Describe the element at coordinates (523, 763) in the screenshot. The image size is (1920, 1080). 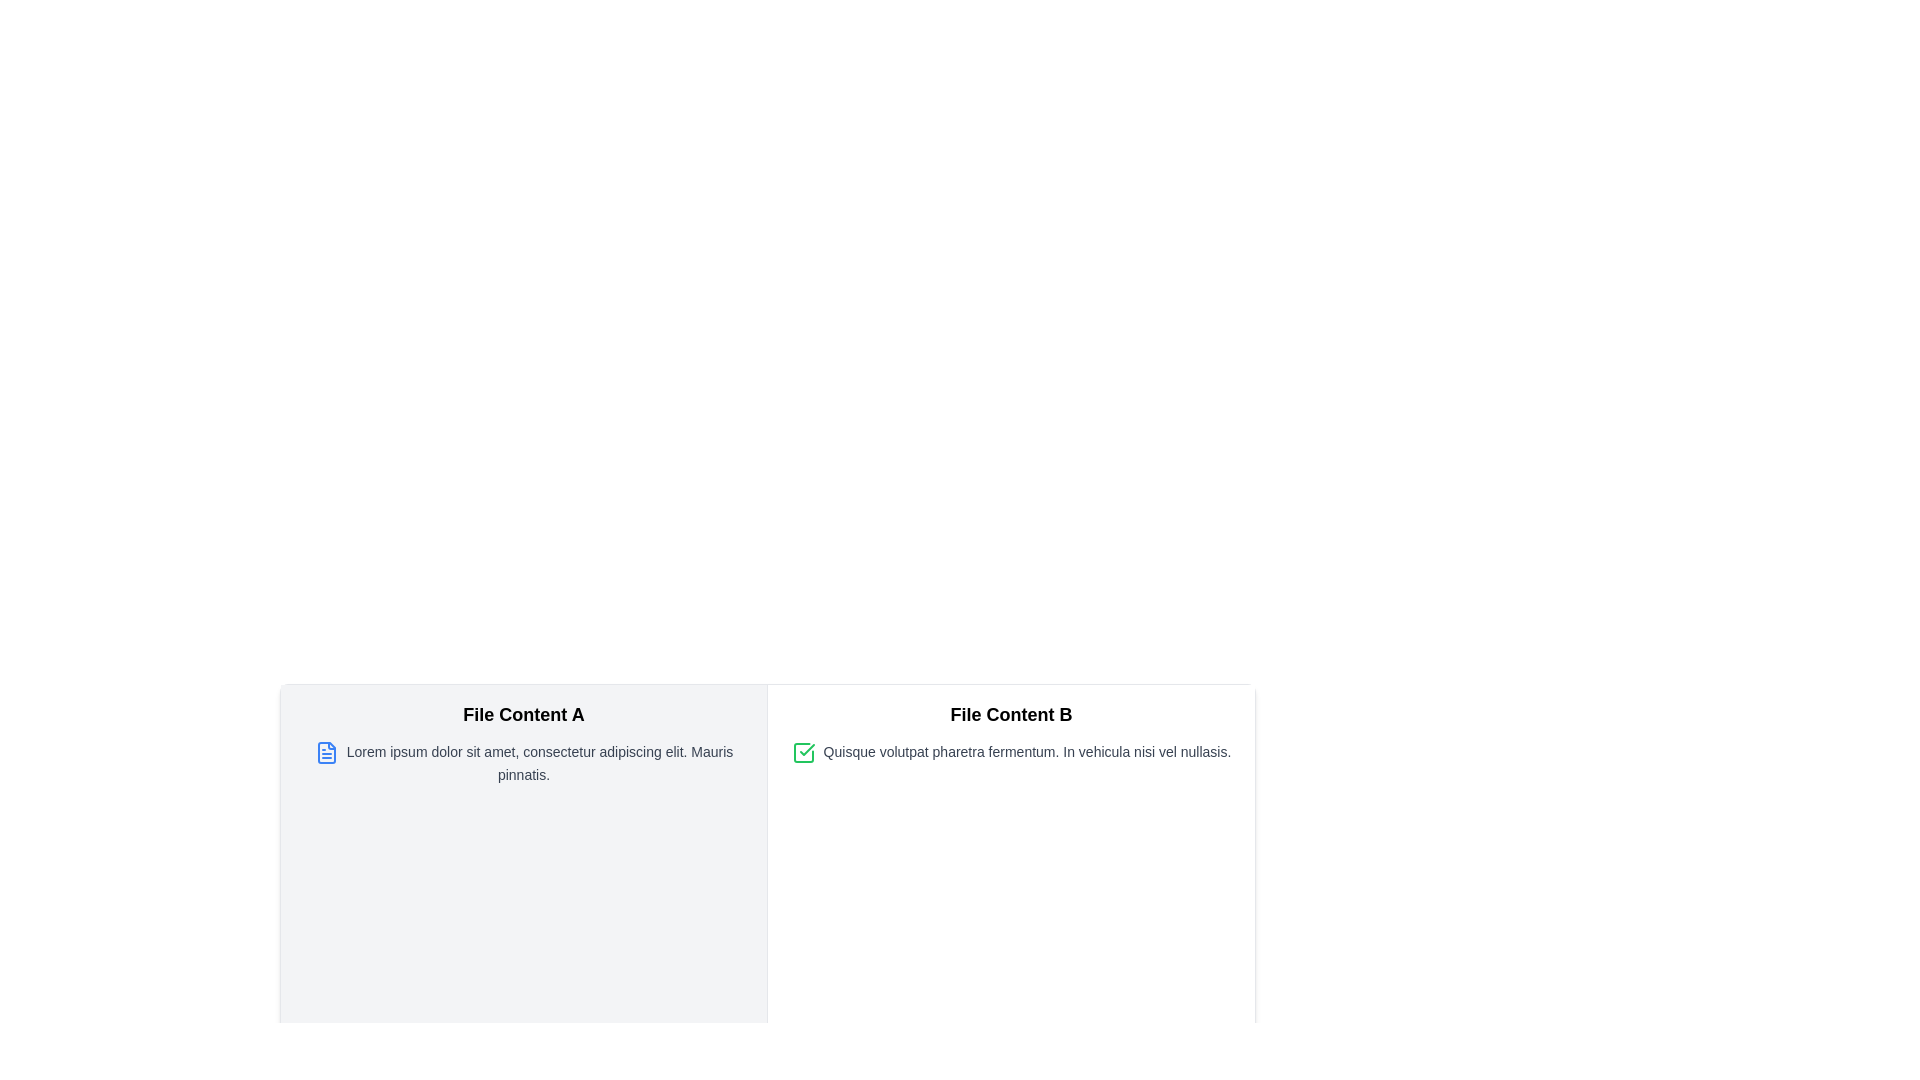
I see `the static descriptive text element located directly below the header 'File Content A' in the left half of the two-column layout` at that location.